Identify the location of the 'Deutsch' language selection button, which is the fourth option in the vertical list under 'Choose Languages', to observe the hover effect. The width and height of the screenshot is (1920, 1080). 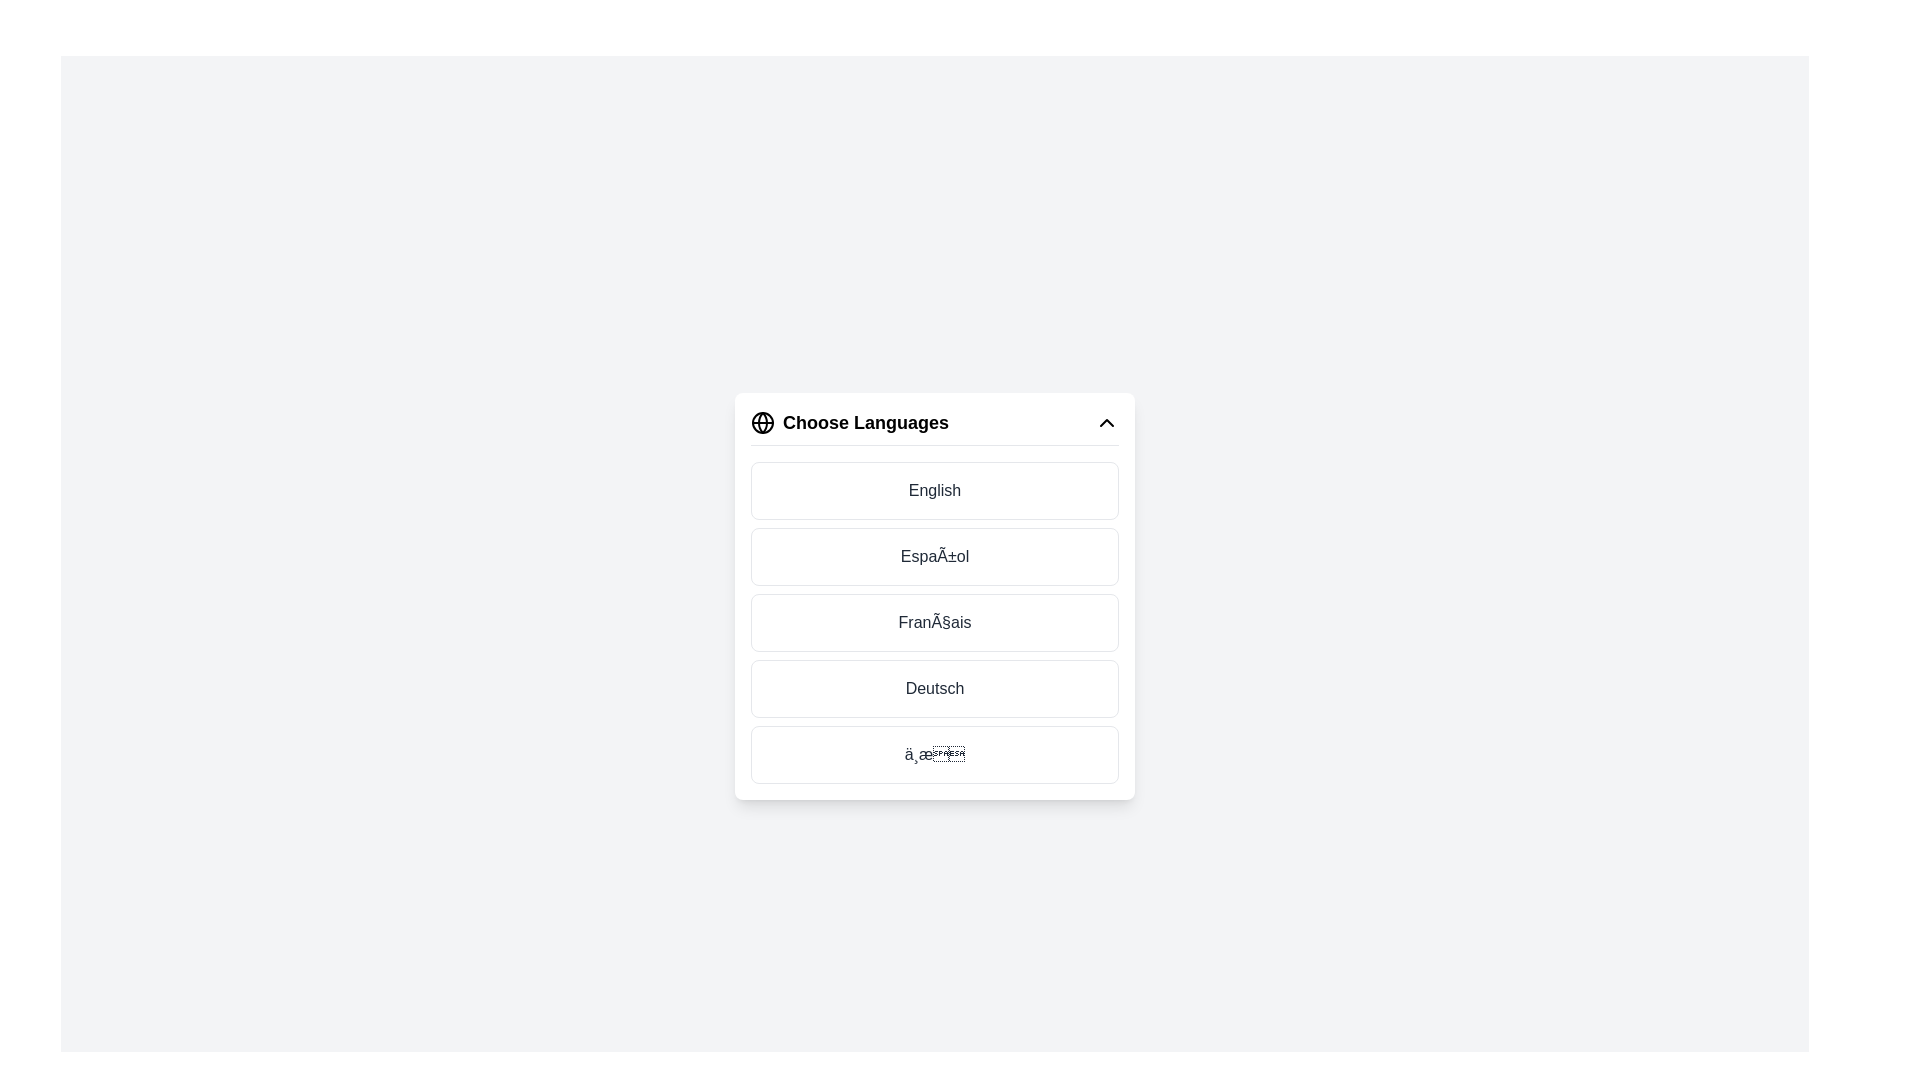
(934, 687).